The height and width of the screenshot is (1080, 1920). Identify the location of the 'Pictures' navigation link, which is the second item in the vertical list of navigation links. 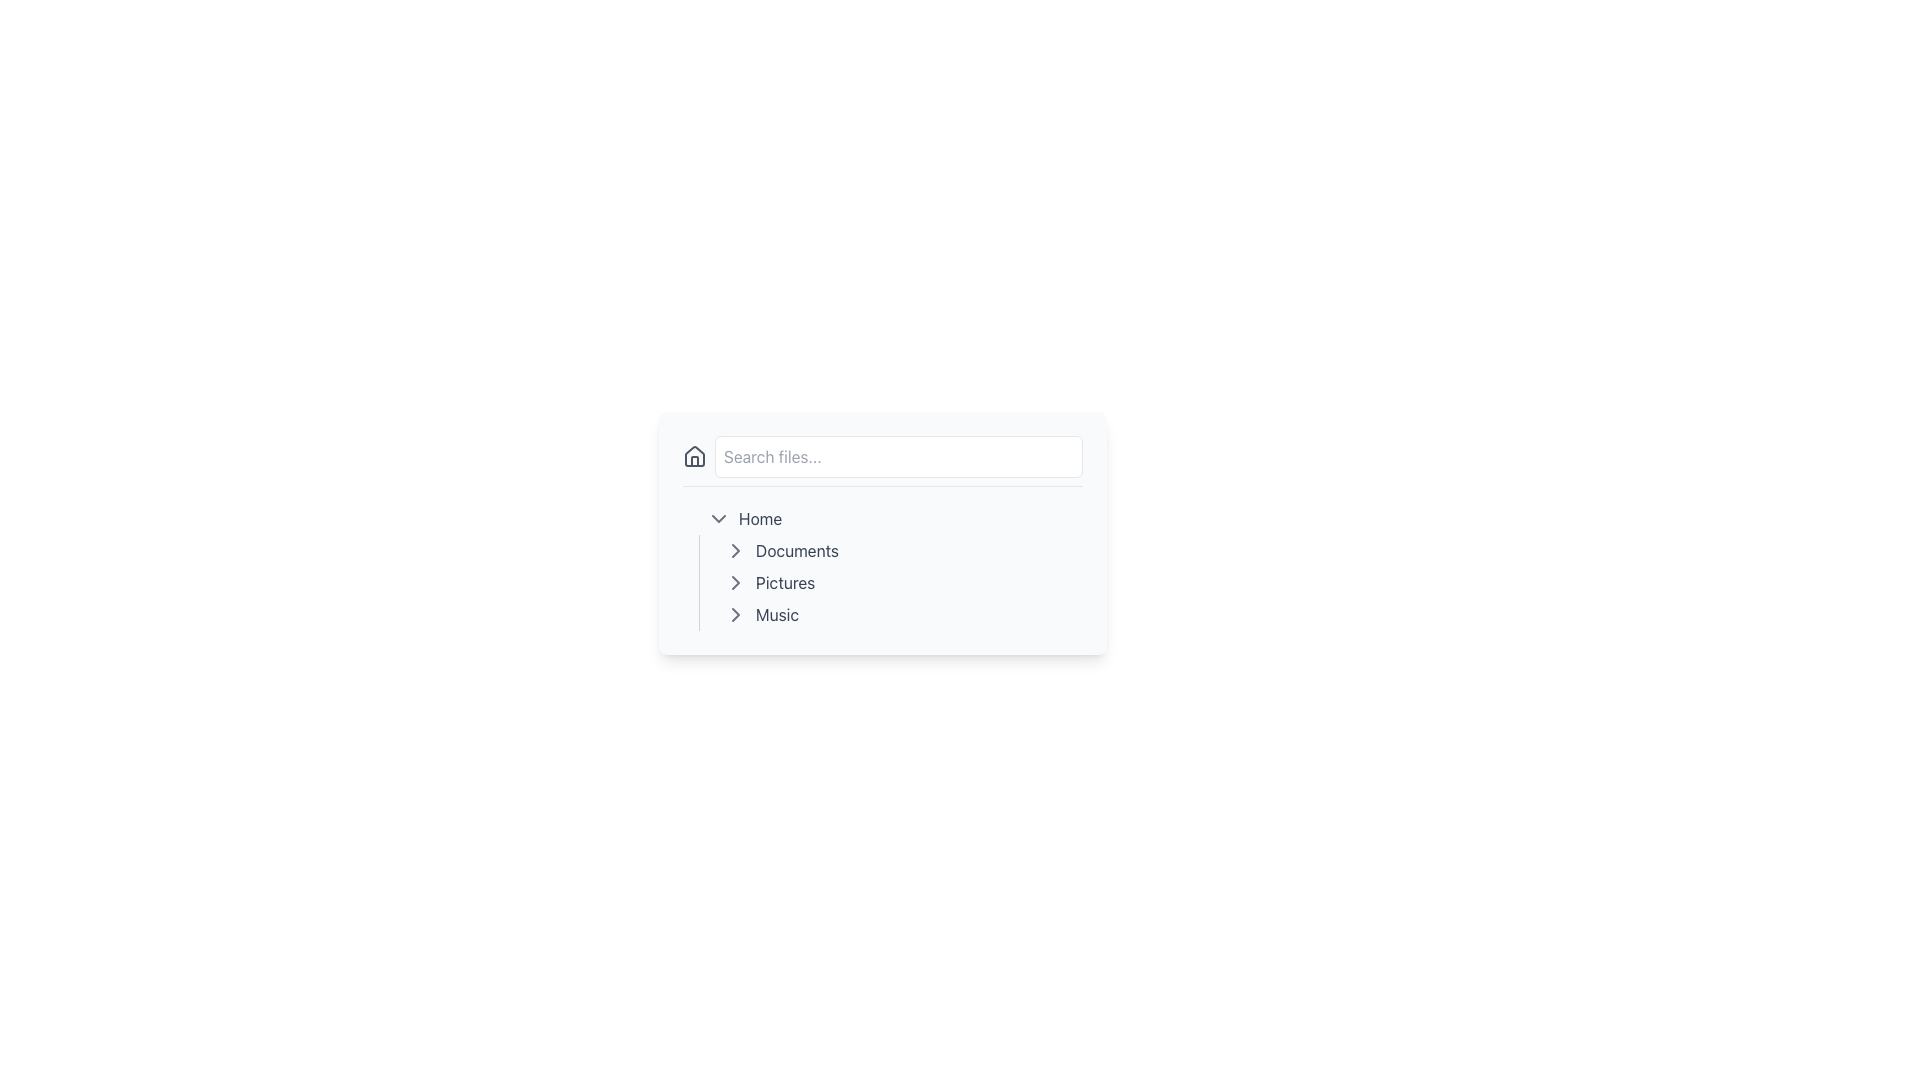
(890, 582).